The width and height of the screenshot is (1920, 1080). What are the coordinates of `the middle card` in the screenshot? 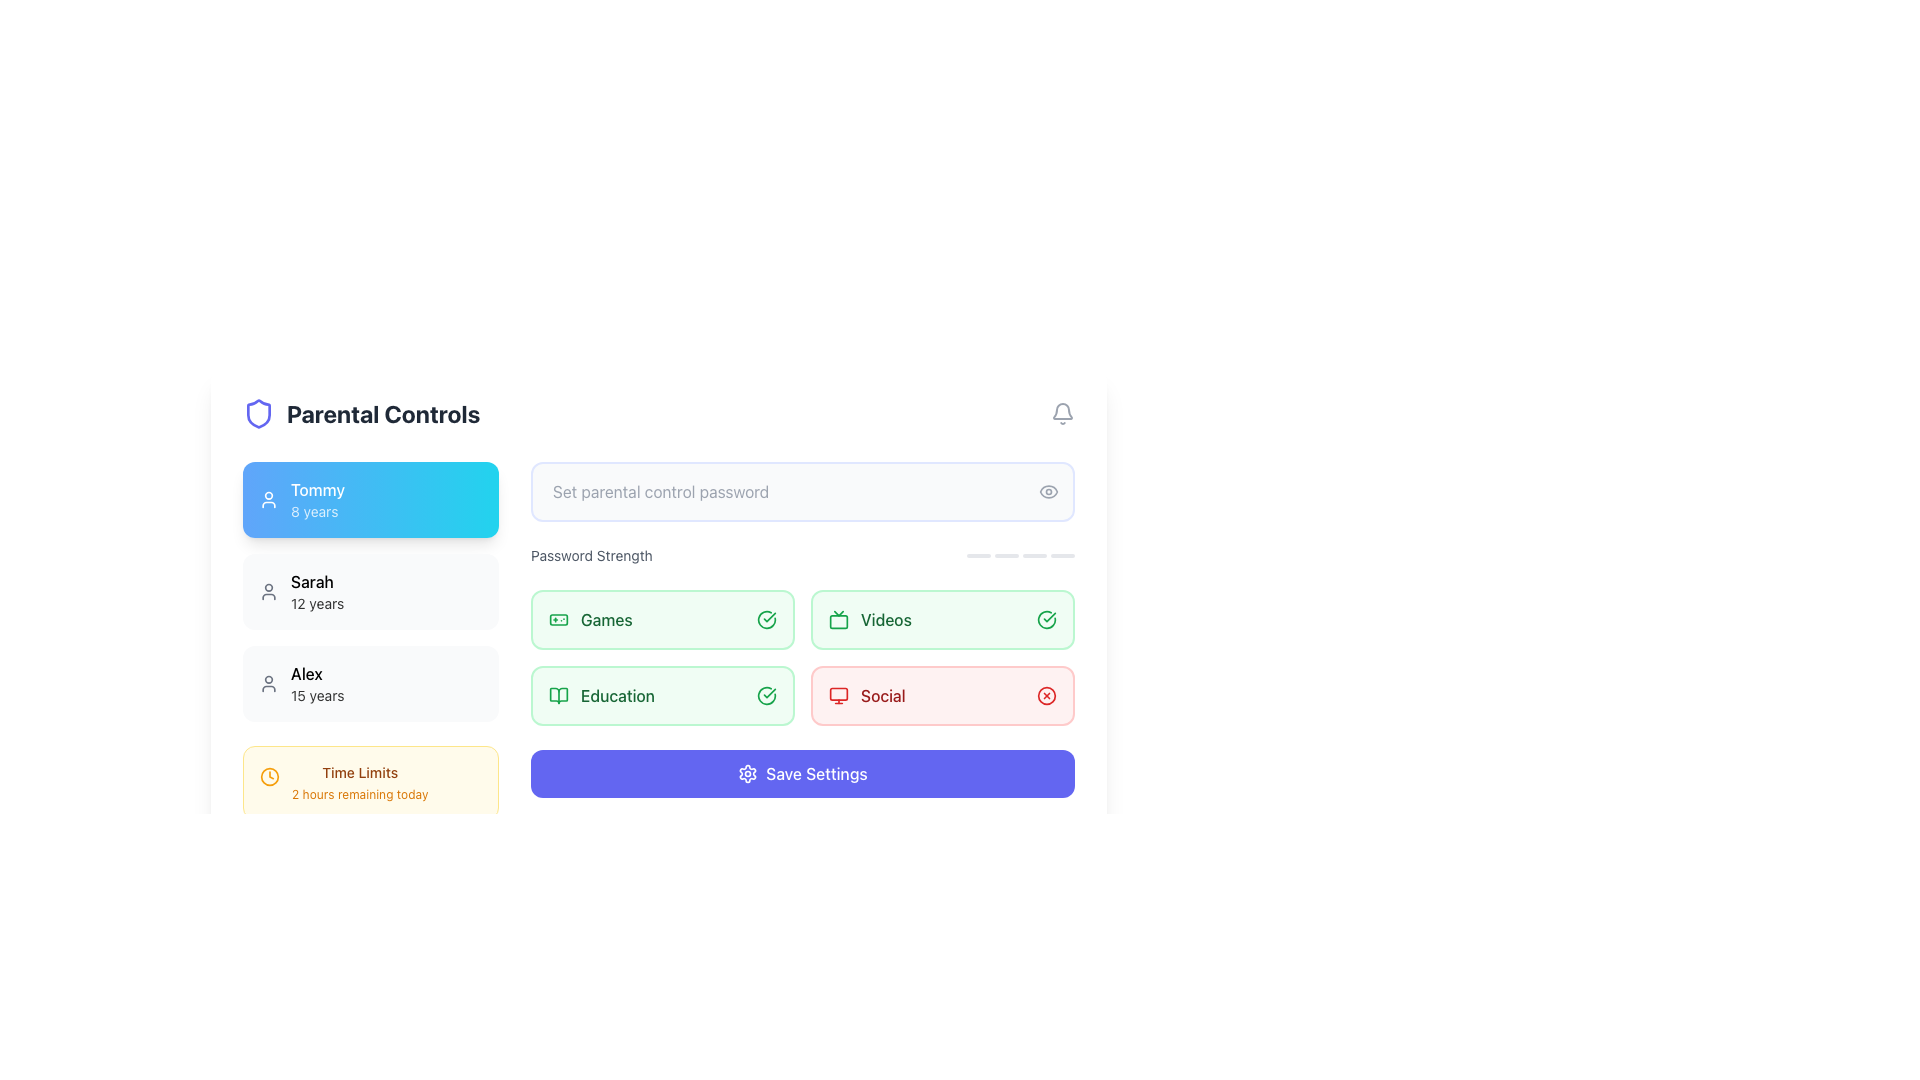 It's located at (370, 590).